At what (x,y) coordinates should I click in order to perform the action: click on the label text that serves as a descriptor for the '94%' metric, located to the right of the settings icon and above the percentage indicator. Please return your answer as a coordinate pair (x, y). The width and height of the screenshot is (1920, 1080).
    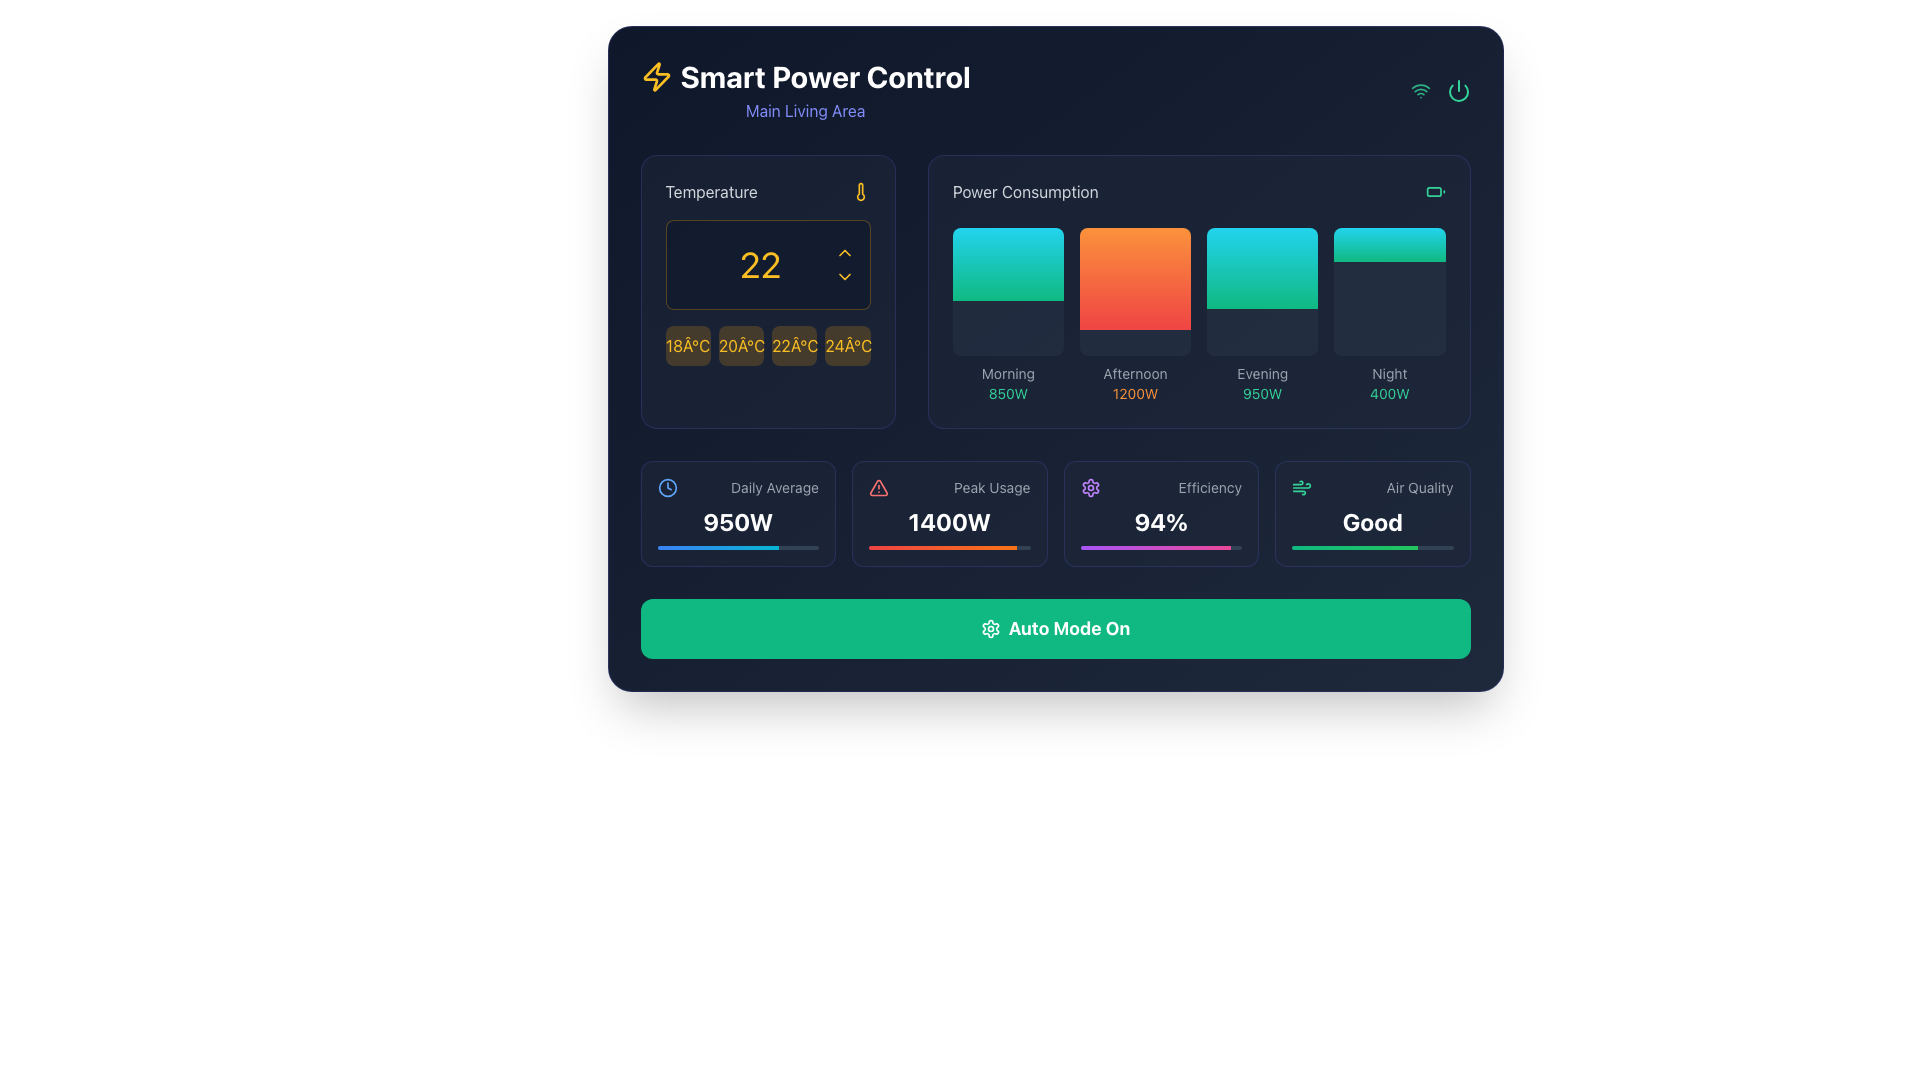
    Looking at the image, I should click on (1209, 488).